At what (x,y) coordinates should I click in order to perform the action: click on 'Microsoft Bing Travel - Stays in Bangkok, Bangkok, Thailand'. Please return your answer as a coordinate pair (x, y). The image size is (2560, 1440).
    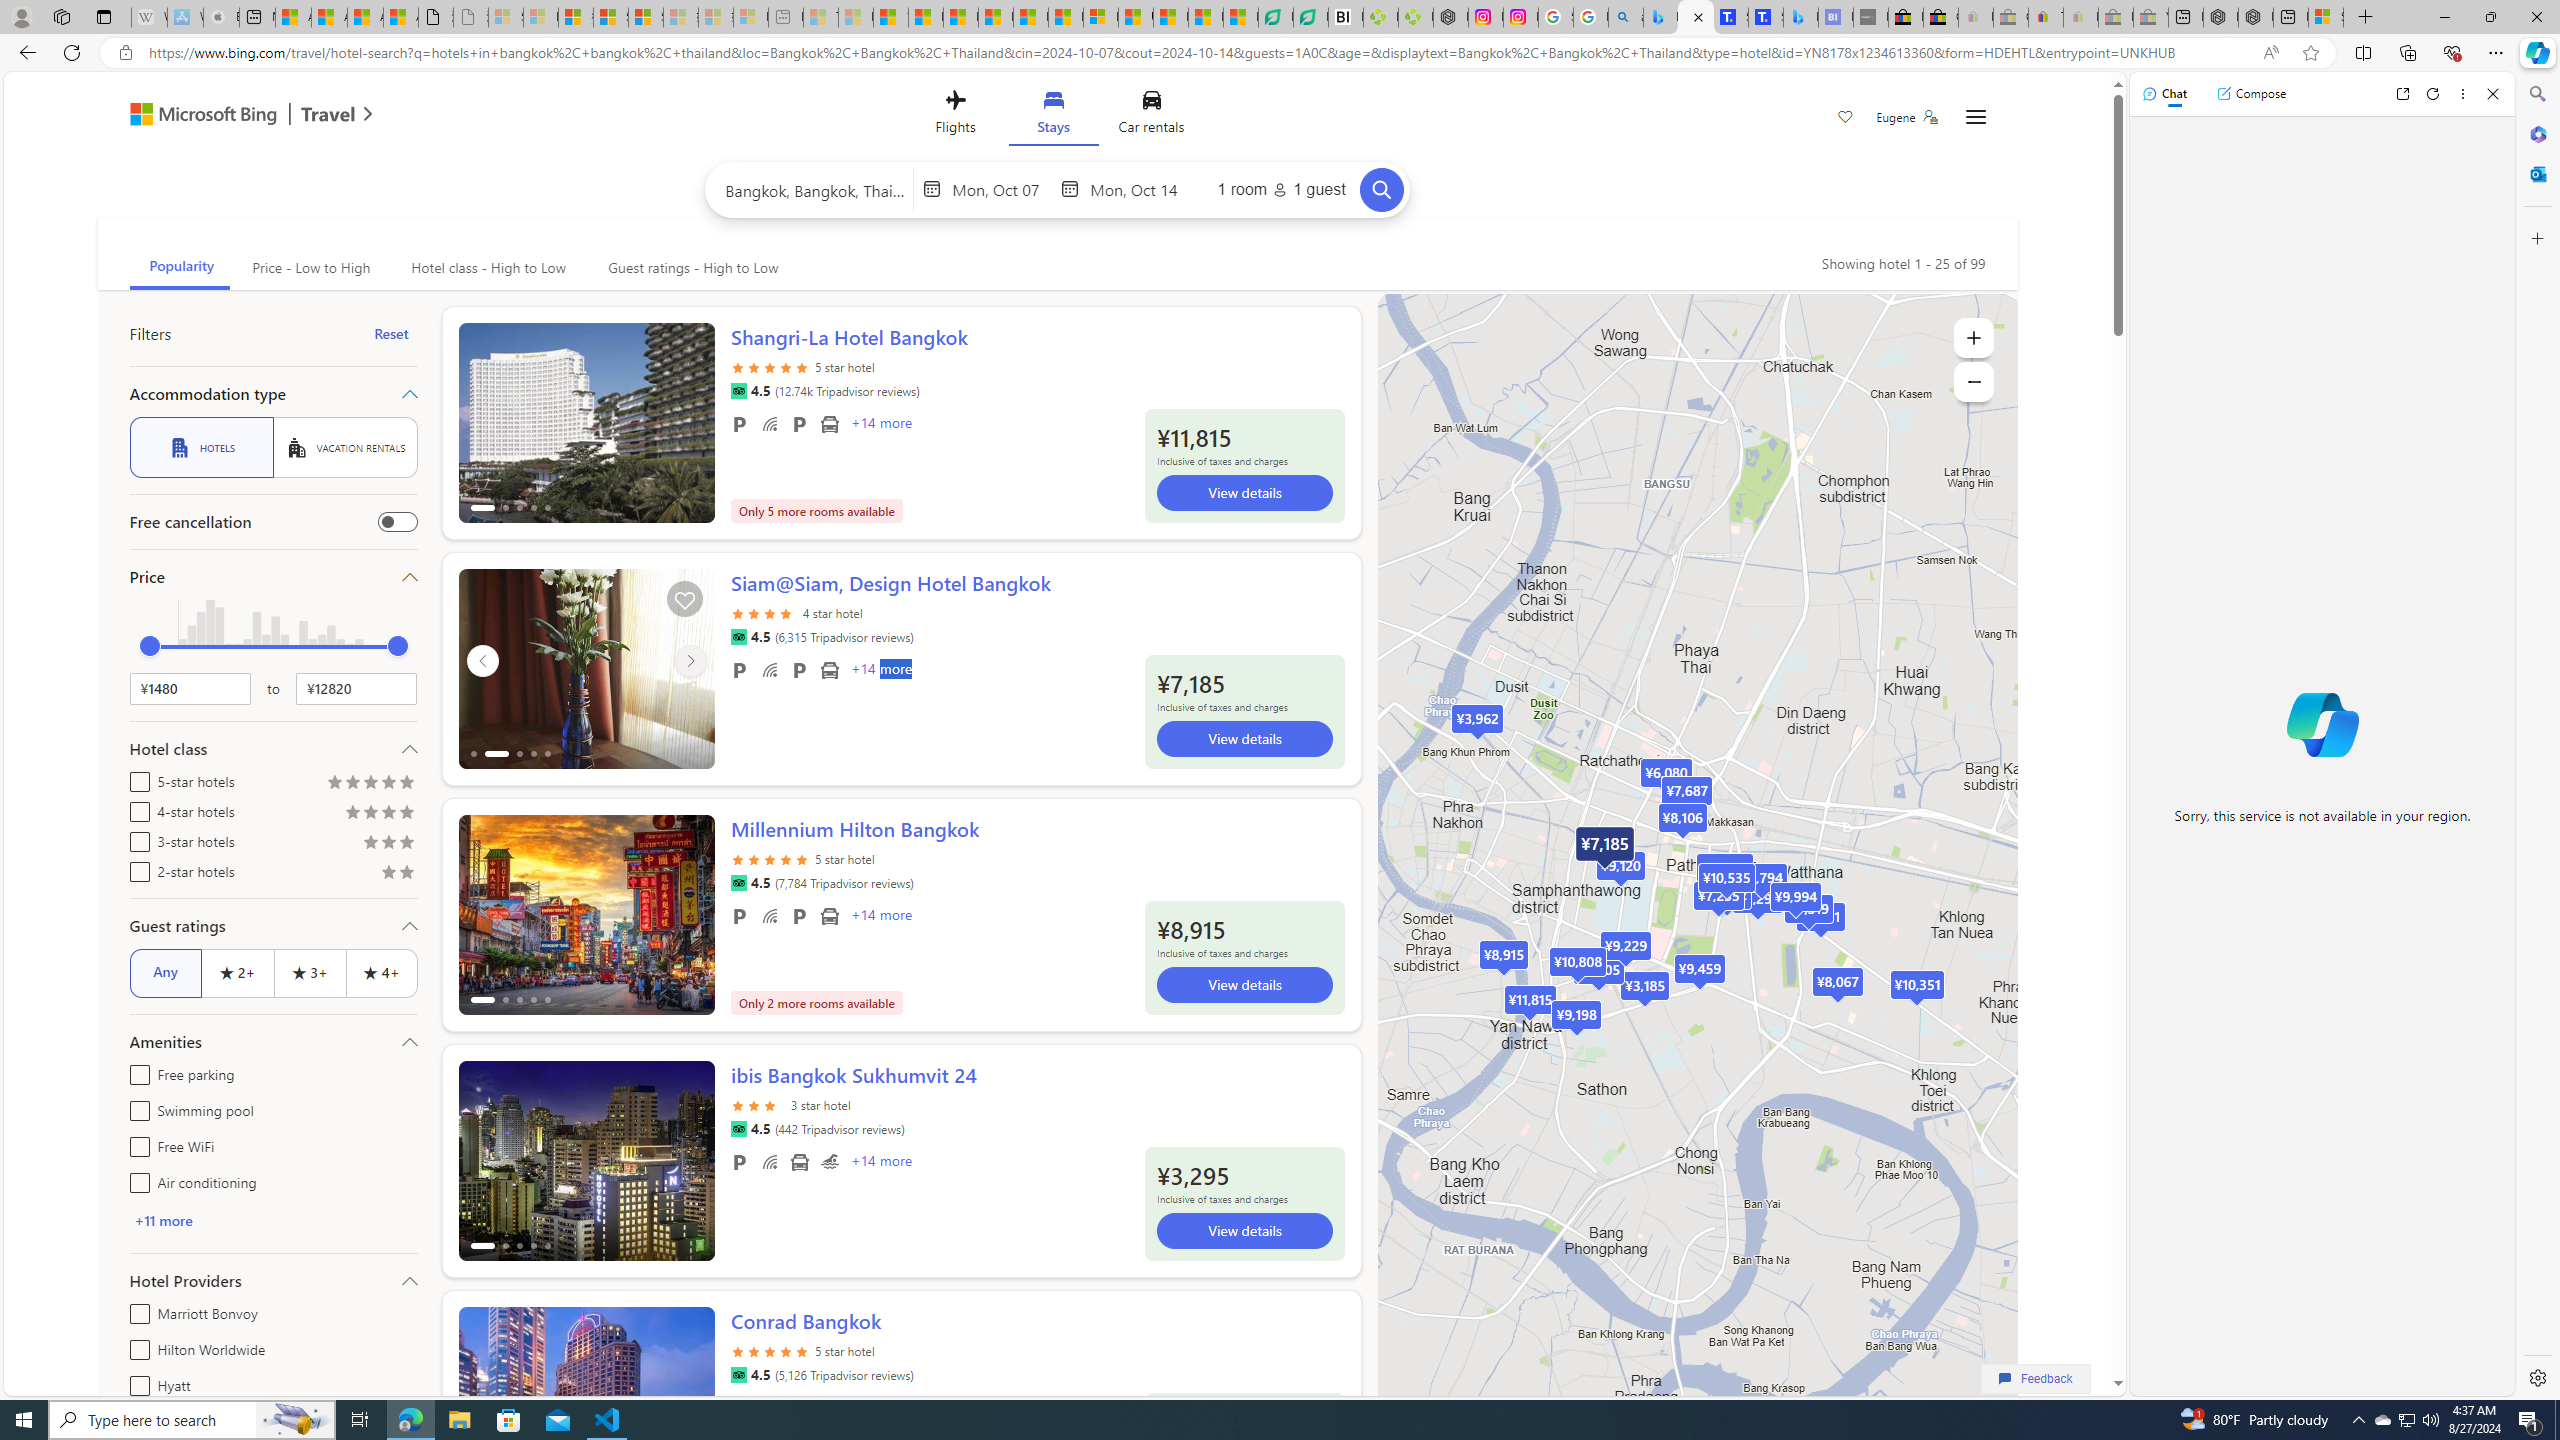
    Looking at the image, I should click on (1695, 16).